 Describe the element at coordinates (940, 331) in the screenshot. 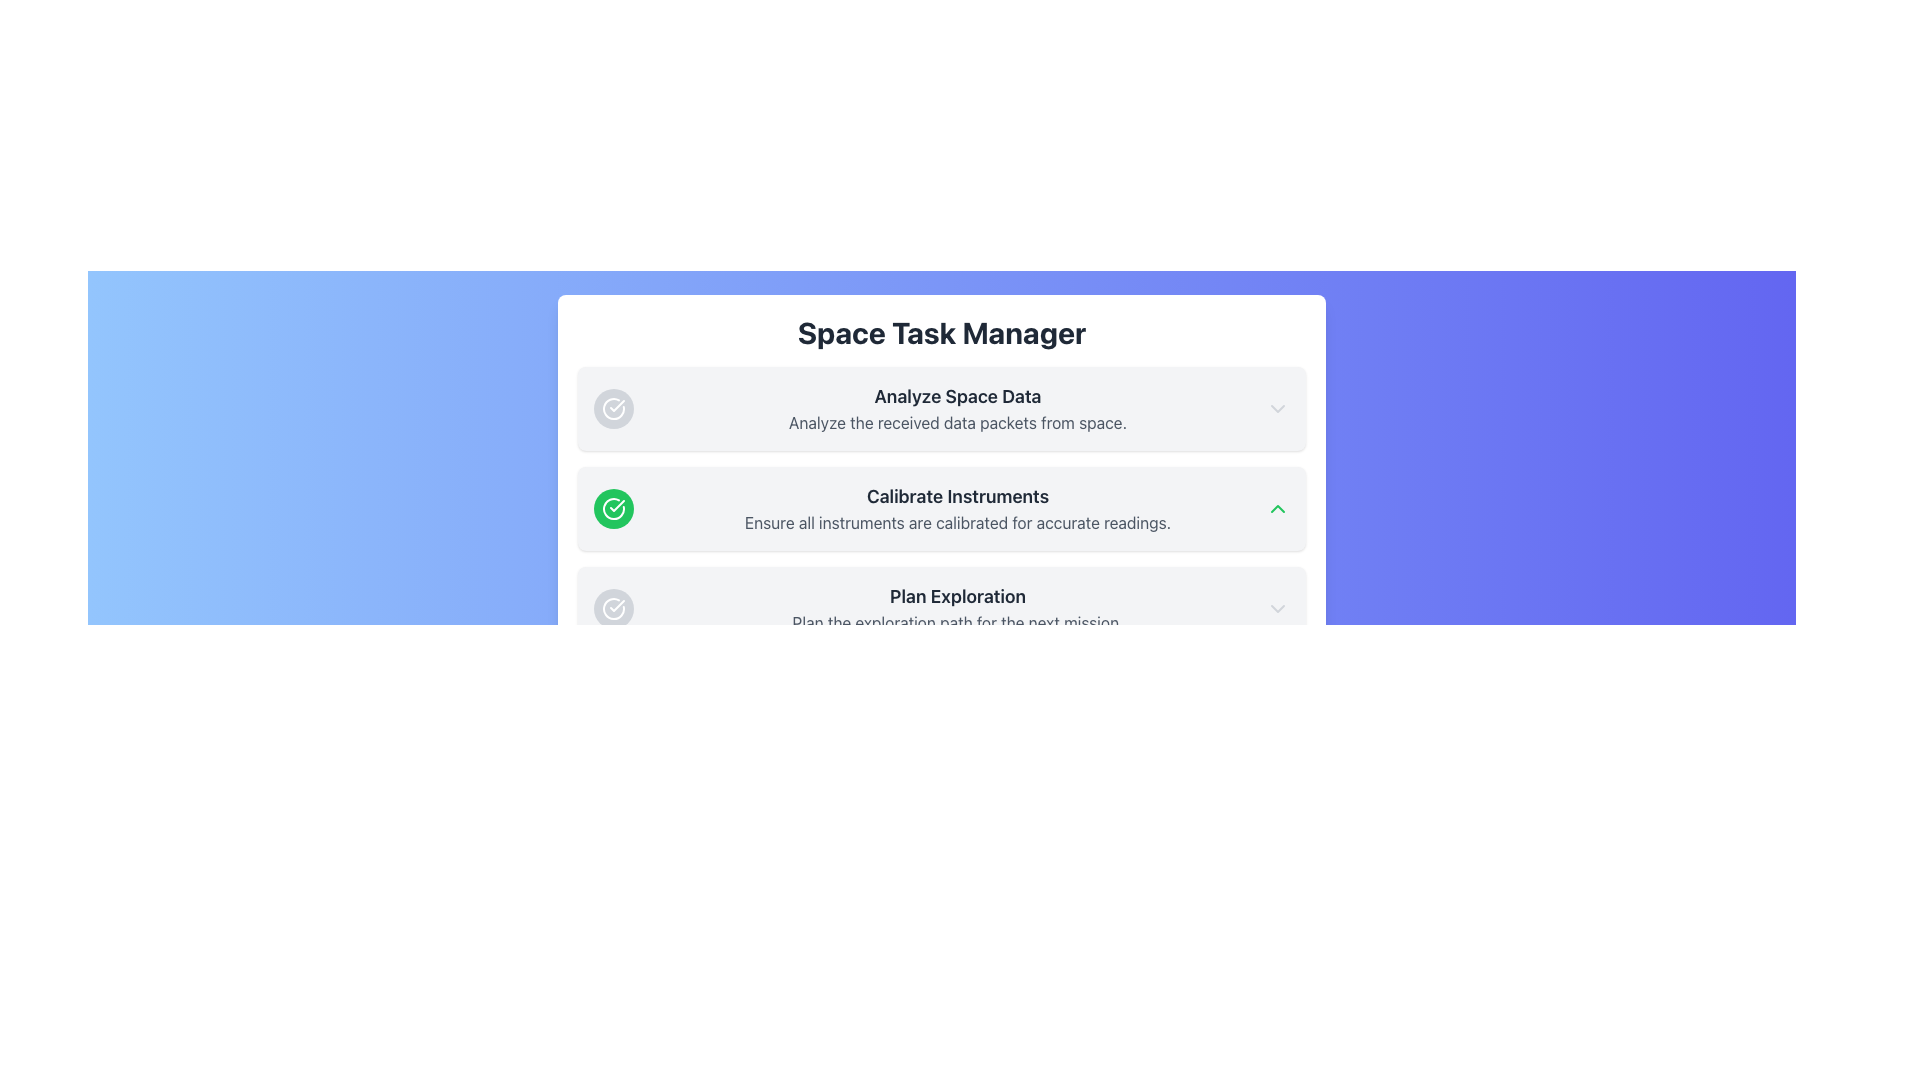

I see `the centered, bold, large header text labeled 'Space Task Manager' positioned at the top of a white card with a blue gradient background` at that location.